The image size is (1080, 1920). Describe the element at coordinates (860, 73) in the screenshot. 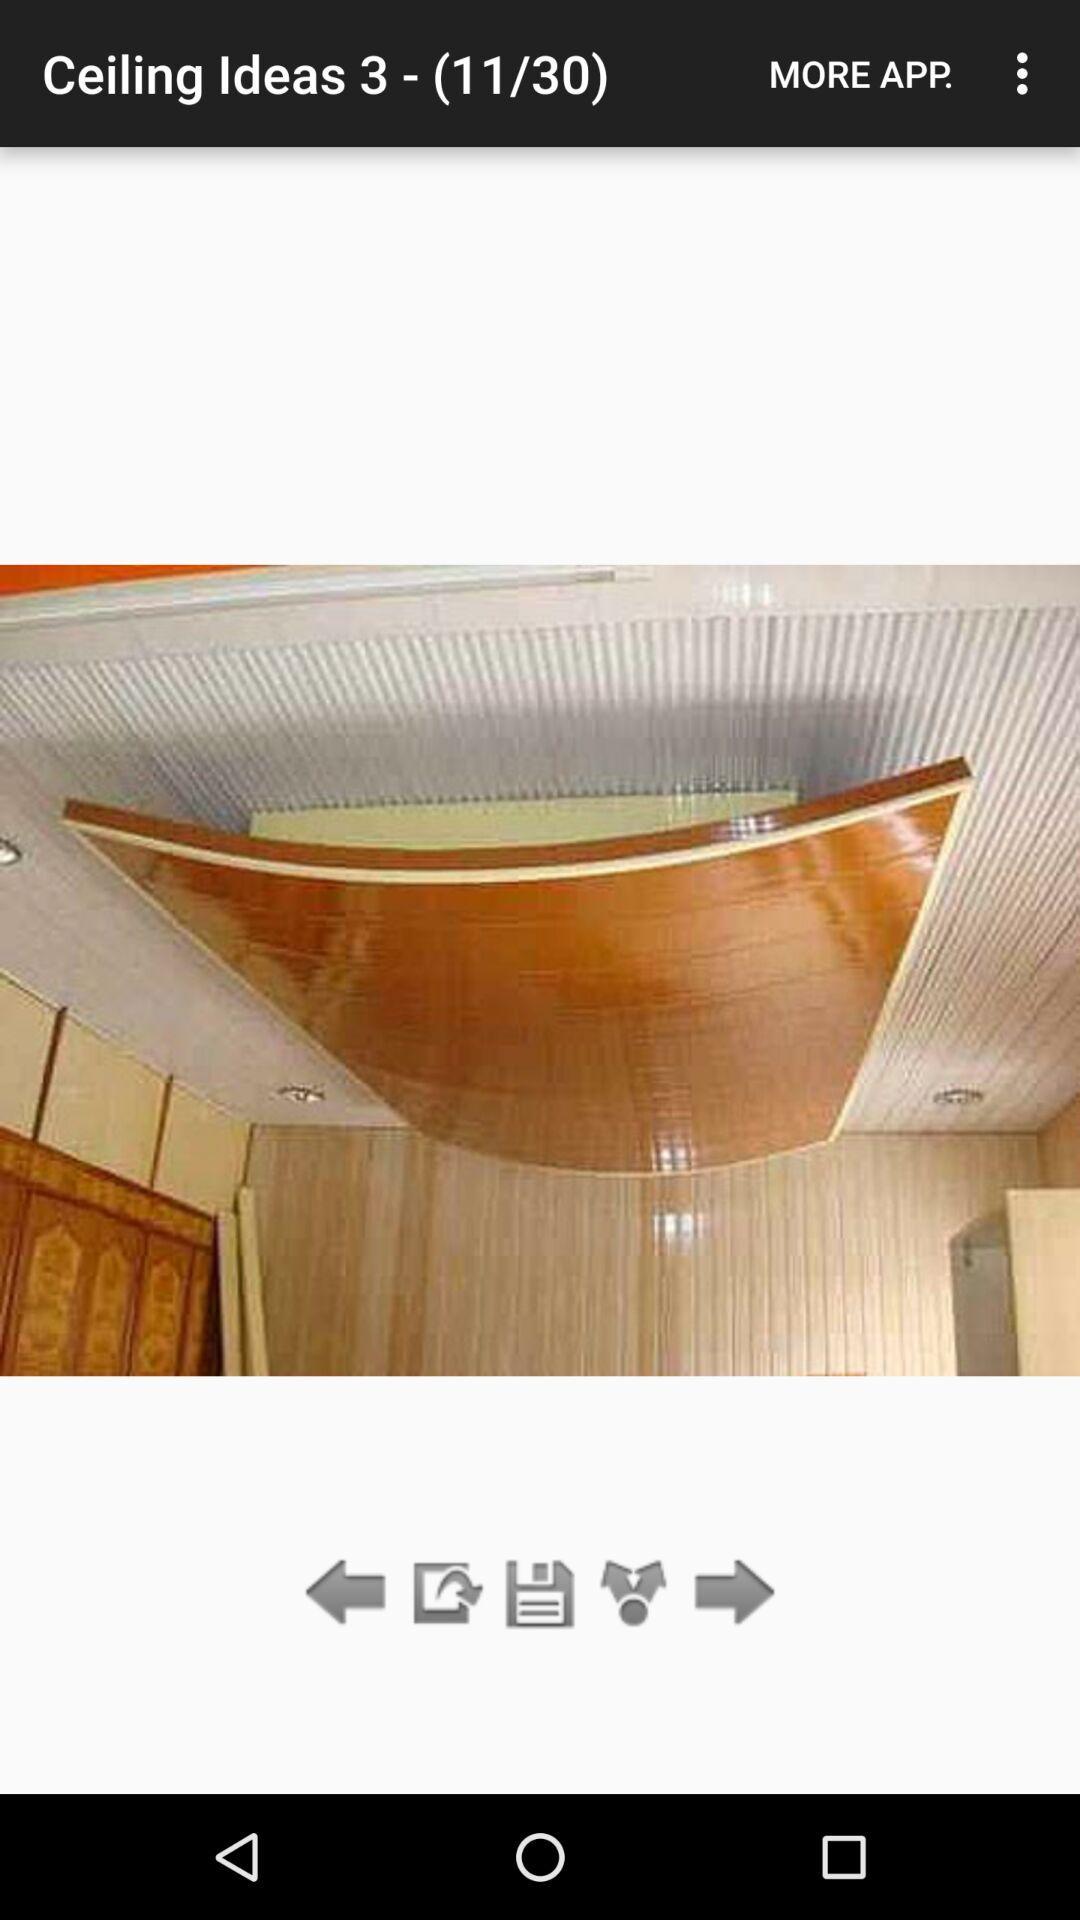

I see `app to the right of the ceiling ideas 3 app` at that location.